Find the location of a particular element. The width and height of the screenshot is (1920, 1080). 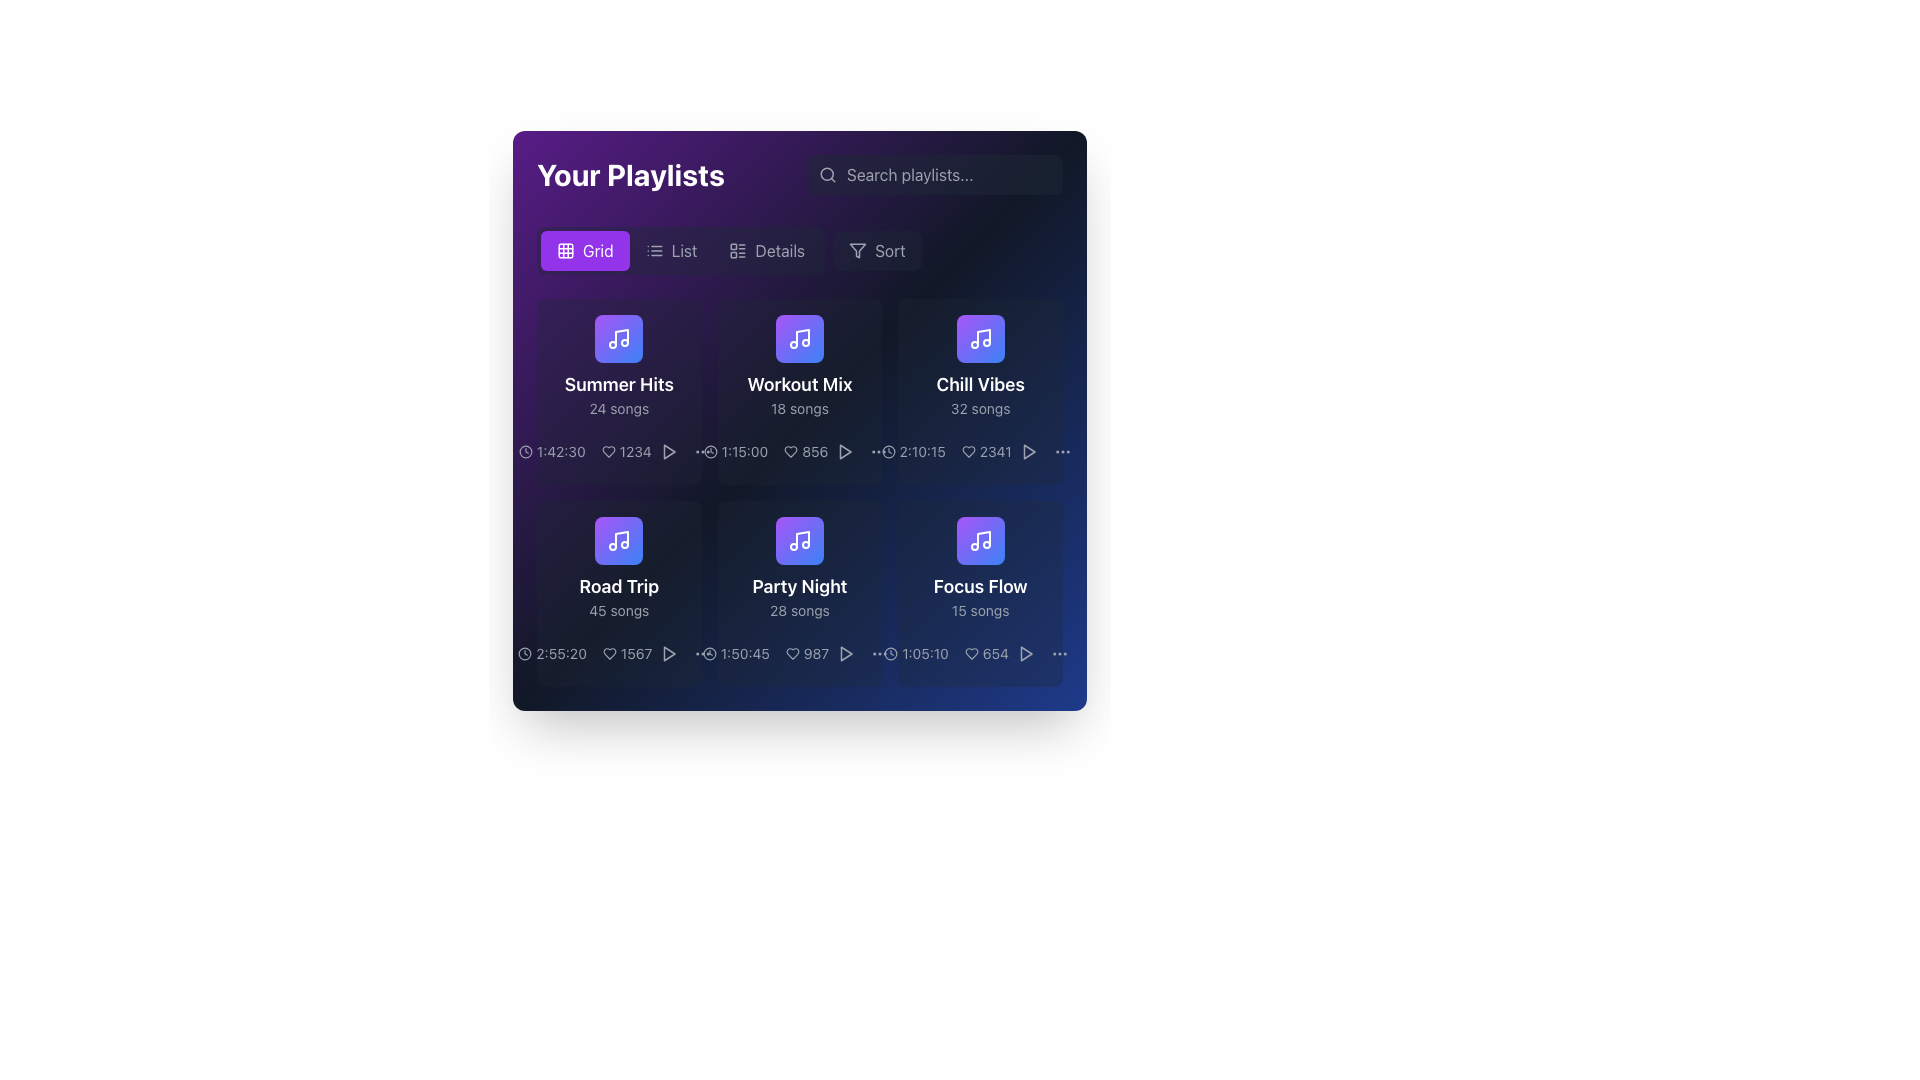

the text label displaying '15 songs' which is located below the title 'Focus Flow' in the bottom-right card of the playlist grid view is located at coordinates (980, 609).